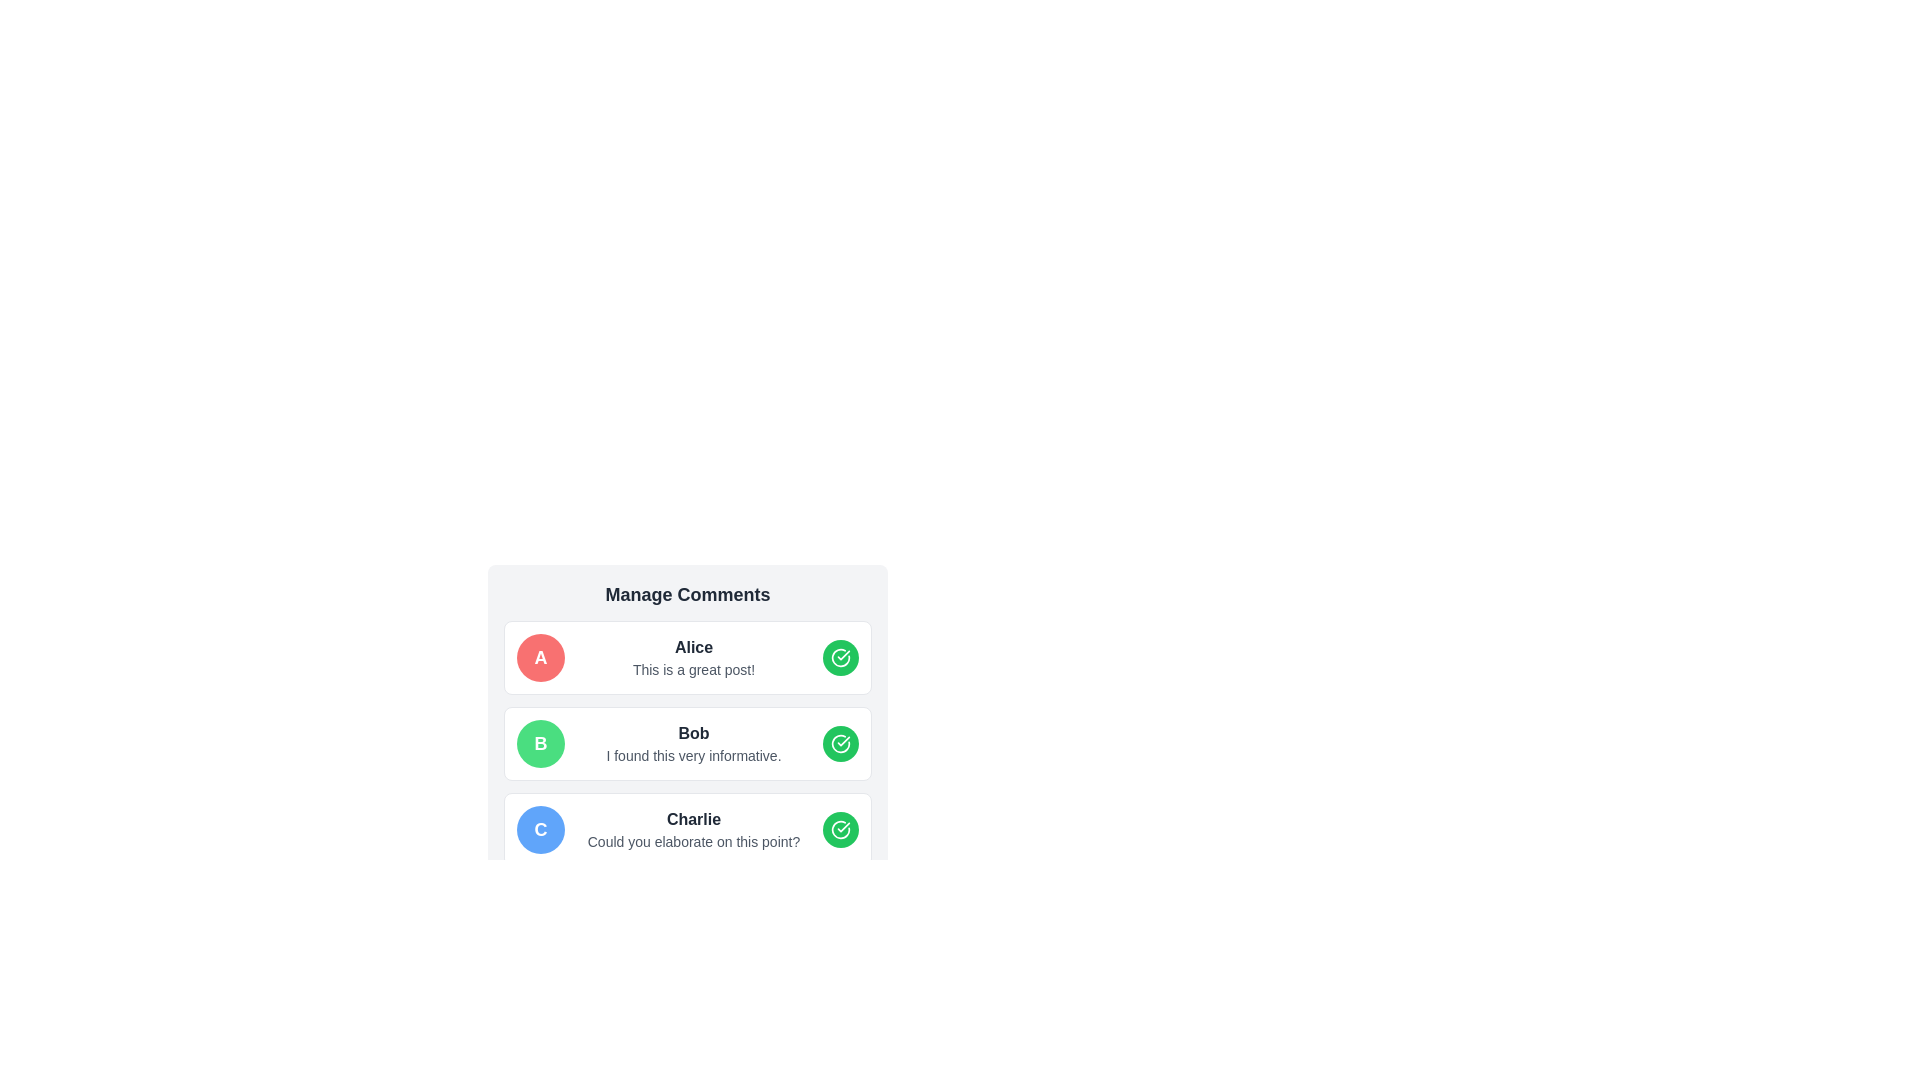 The image size is (1920, 1080). What do you see at coordinates (687, 744) in the screenshot?
I see `the green circular button with a check icon next to the user comments` at bounding box center [687, 744].